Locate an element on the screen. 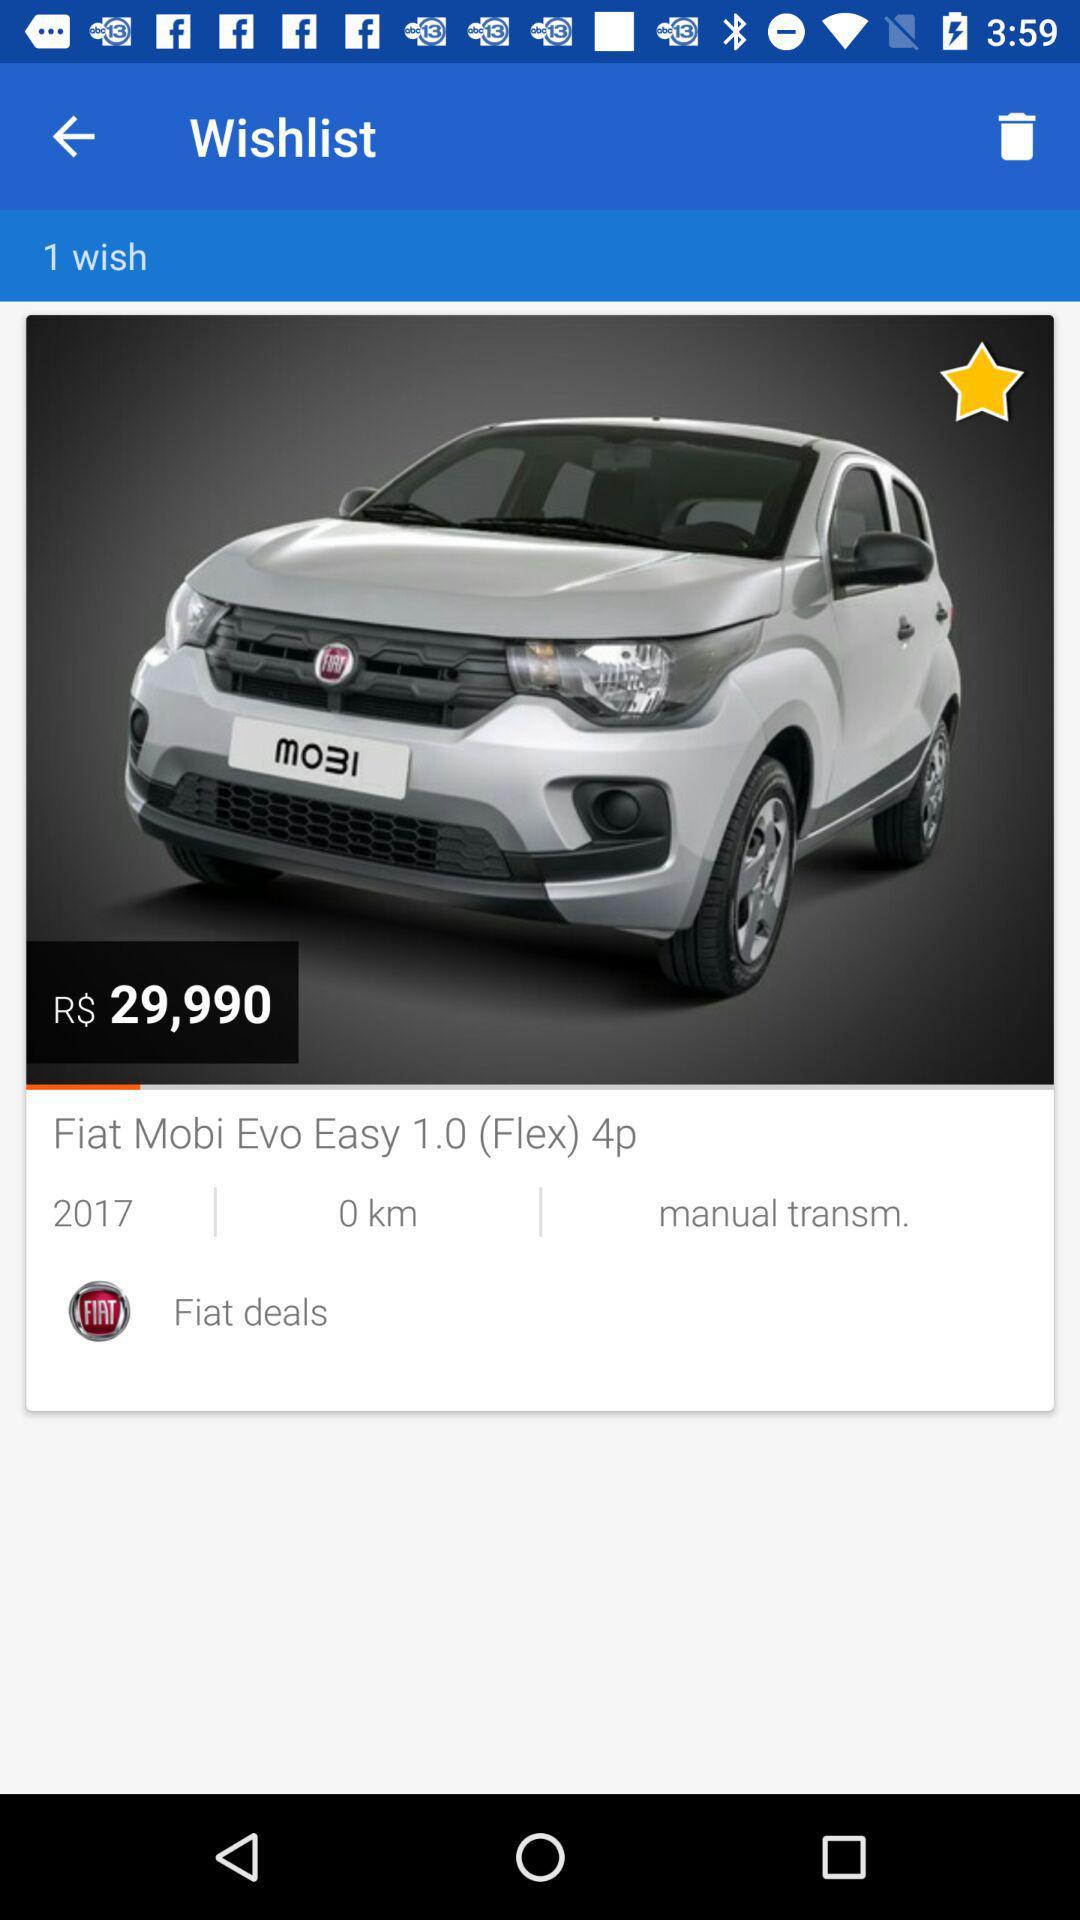 This screenshot has width=1080, height=1920. the item below fiat mobi evo item is located at coordinates (783, 1210).